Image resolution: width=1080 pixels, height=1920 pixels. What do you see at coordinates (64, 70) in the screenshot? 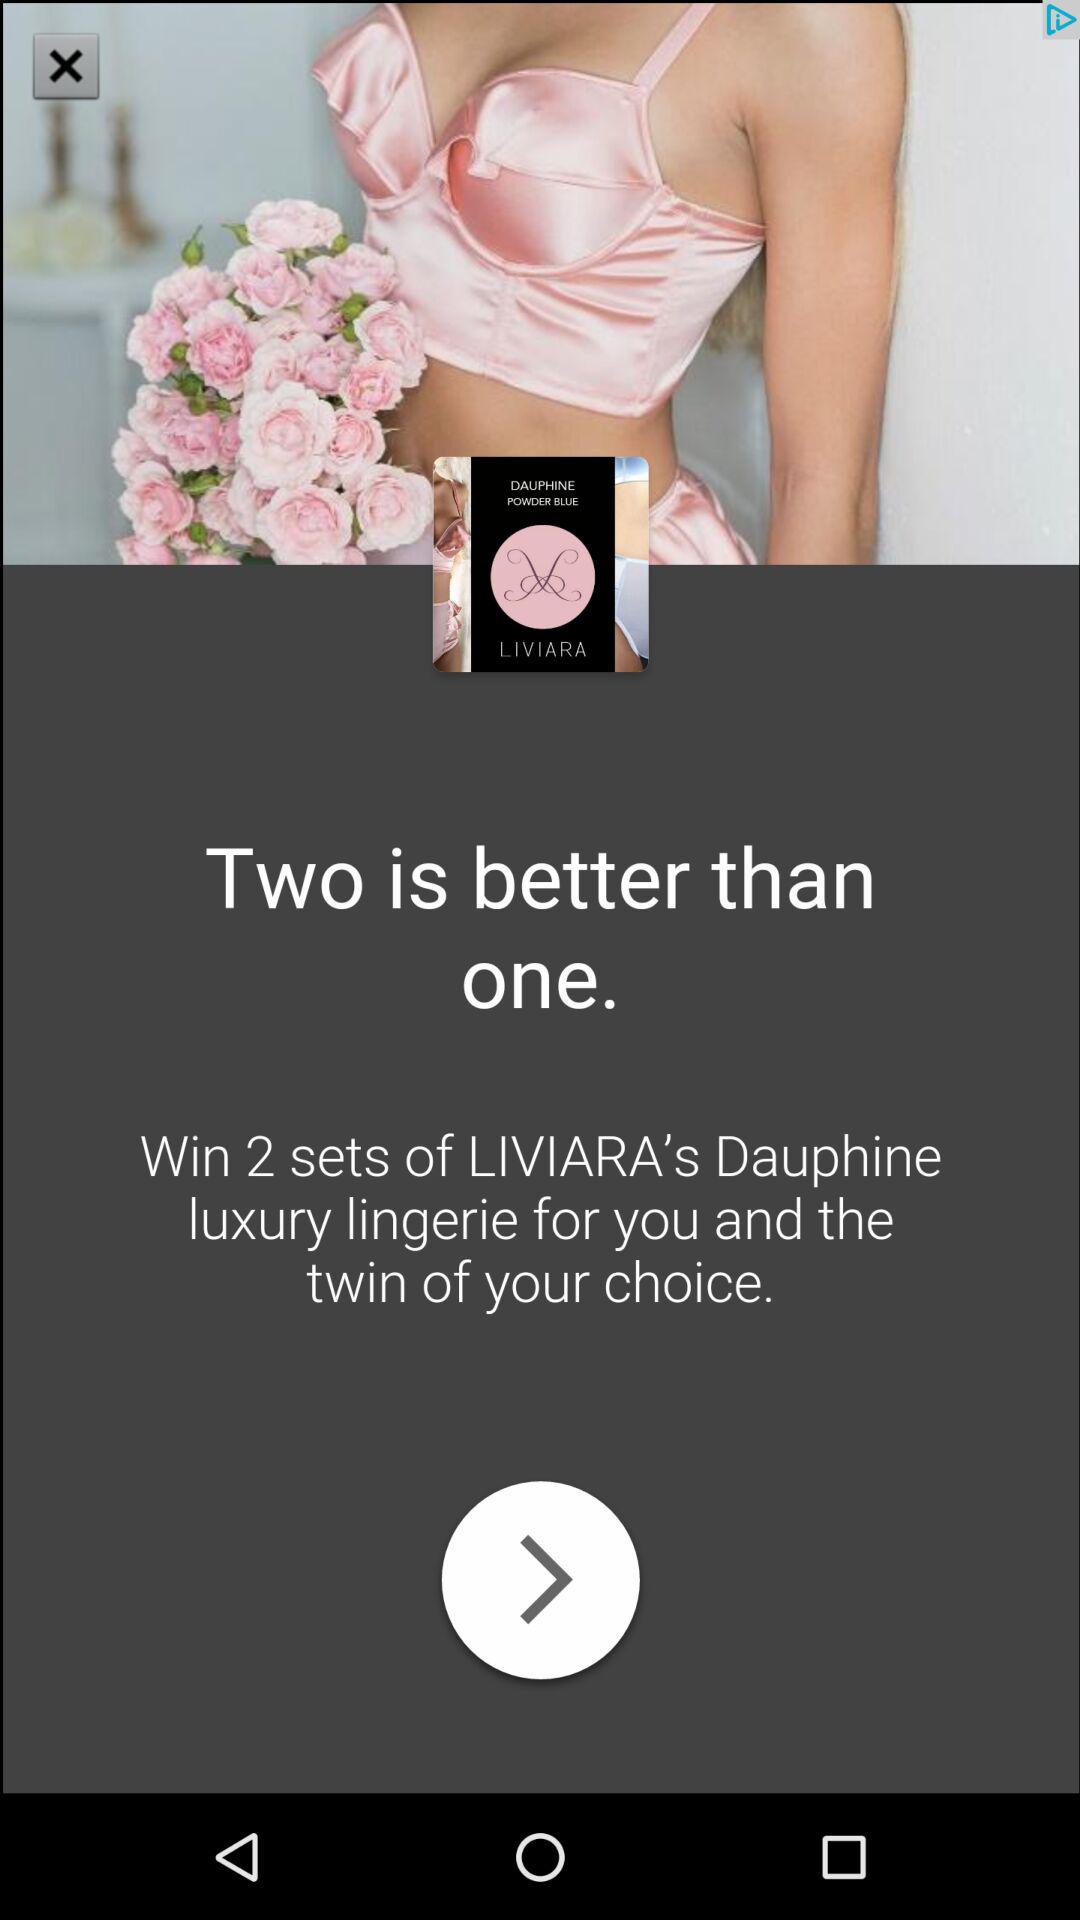
I see `the close icon` at bounding box center [64, 70].